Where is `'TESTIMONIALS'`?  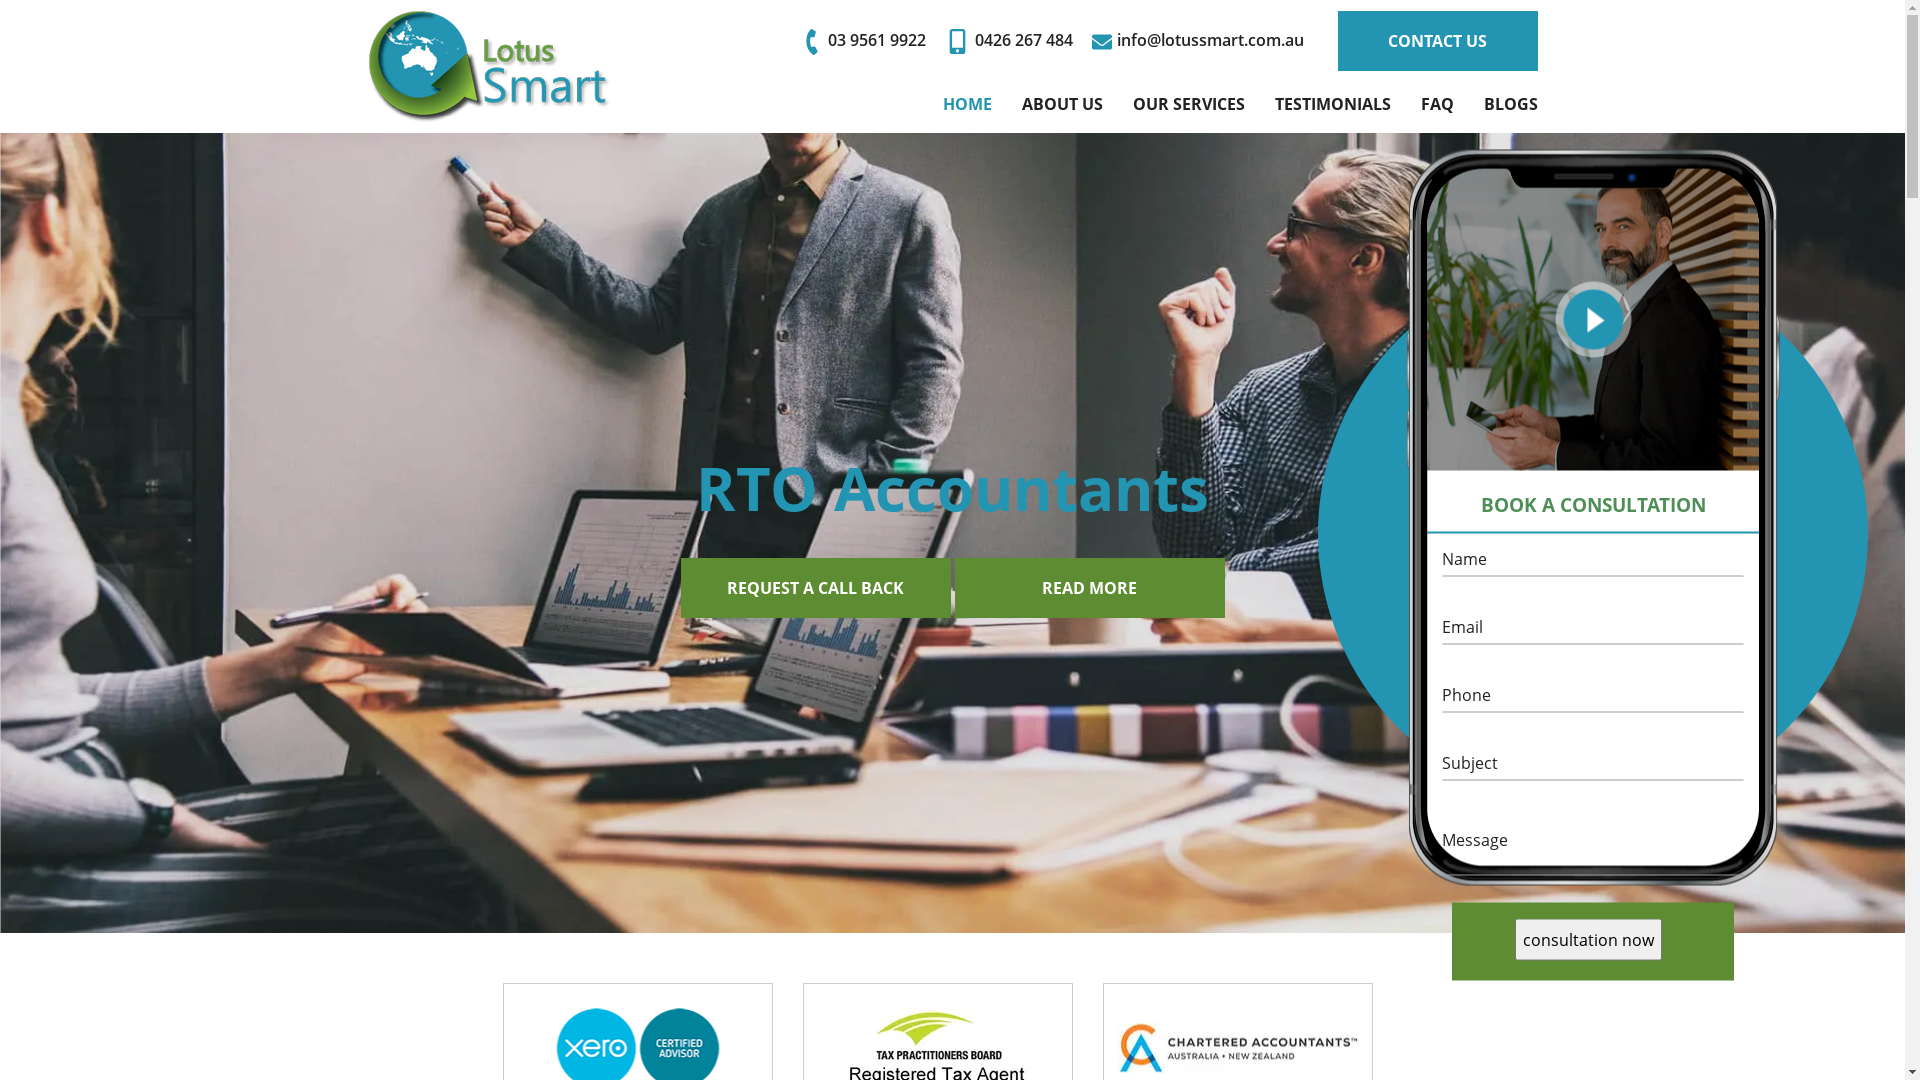
'TESTIMONIALS' is located at coordinates (1332, 104).